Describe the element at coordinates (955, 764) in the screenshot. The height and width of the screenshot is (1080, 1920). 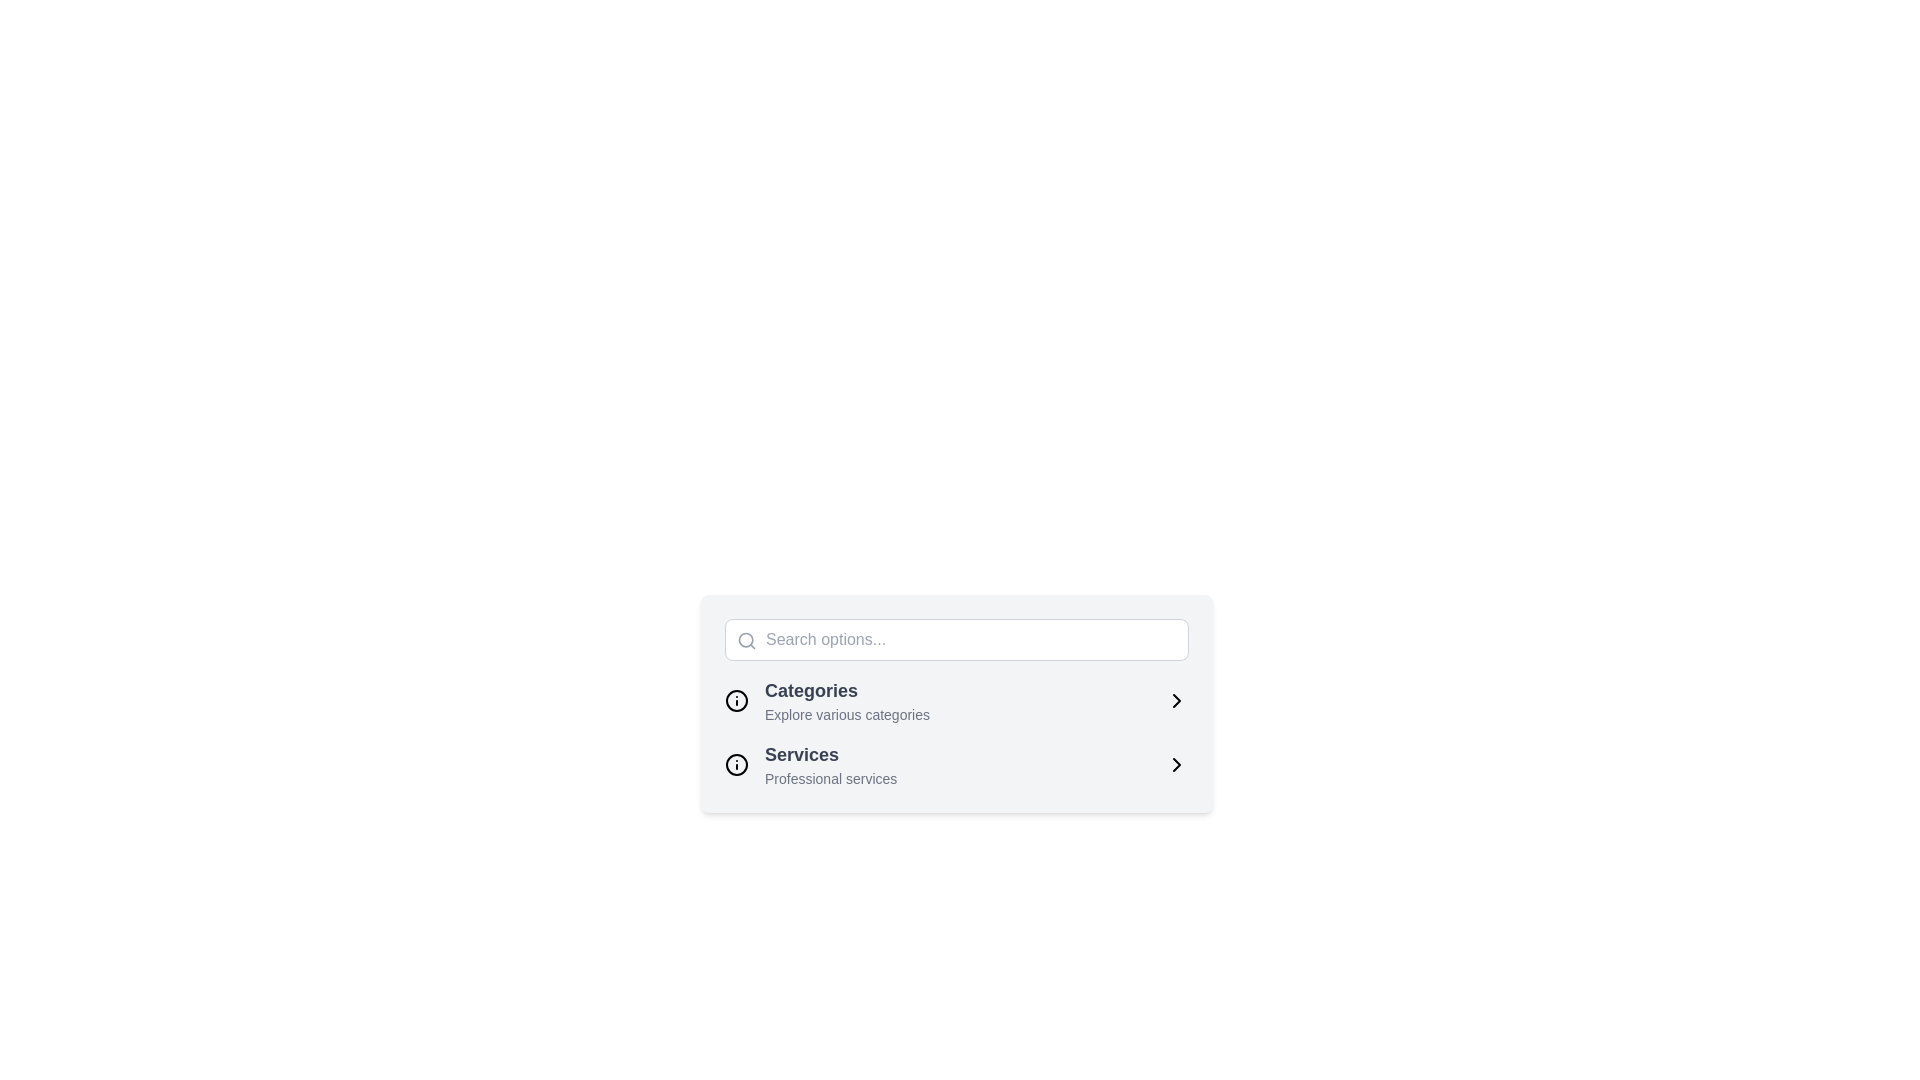
I see `the 'Services' clickable list item, which is the second item in the vertical list below the 'Categories' section` at that location.